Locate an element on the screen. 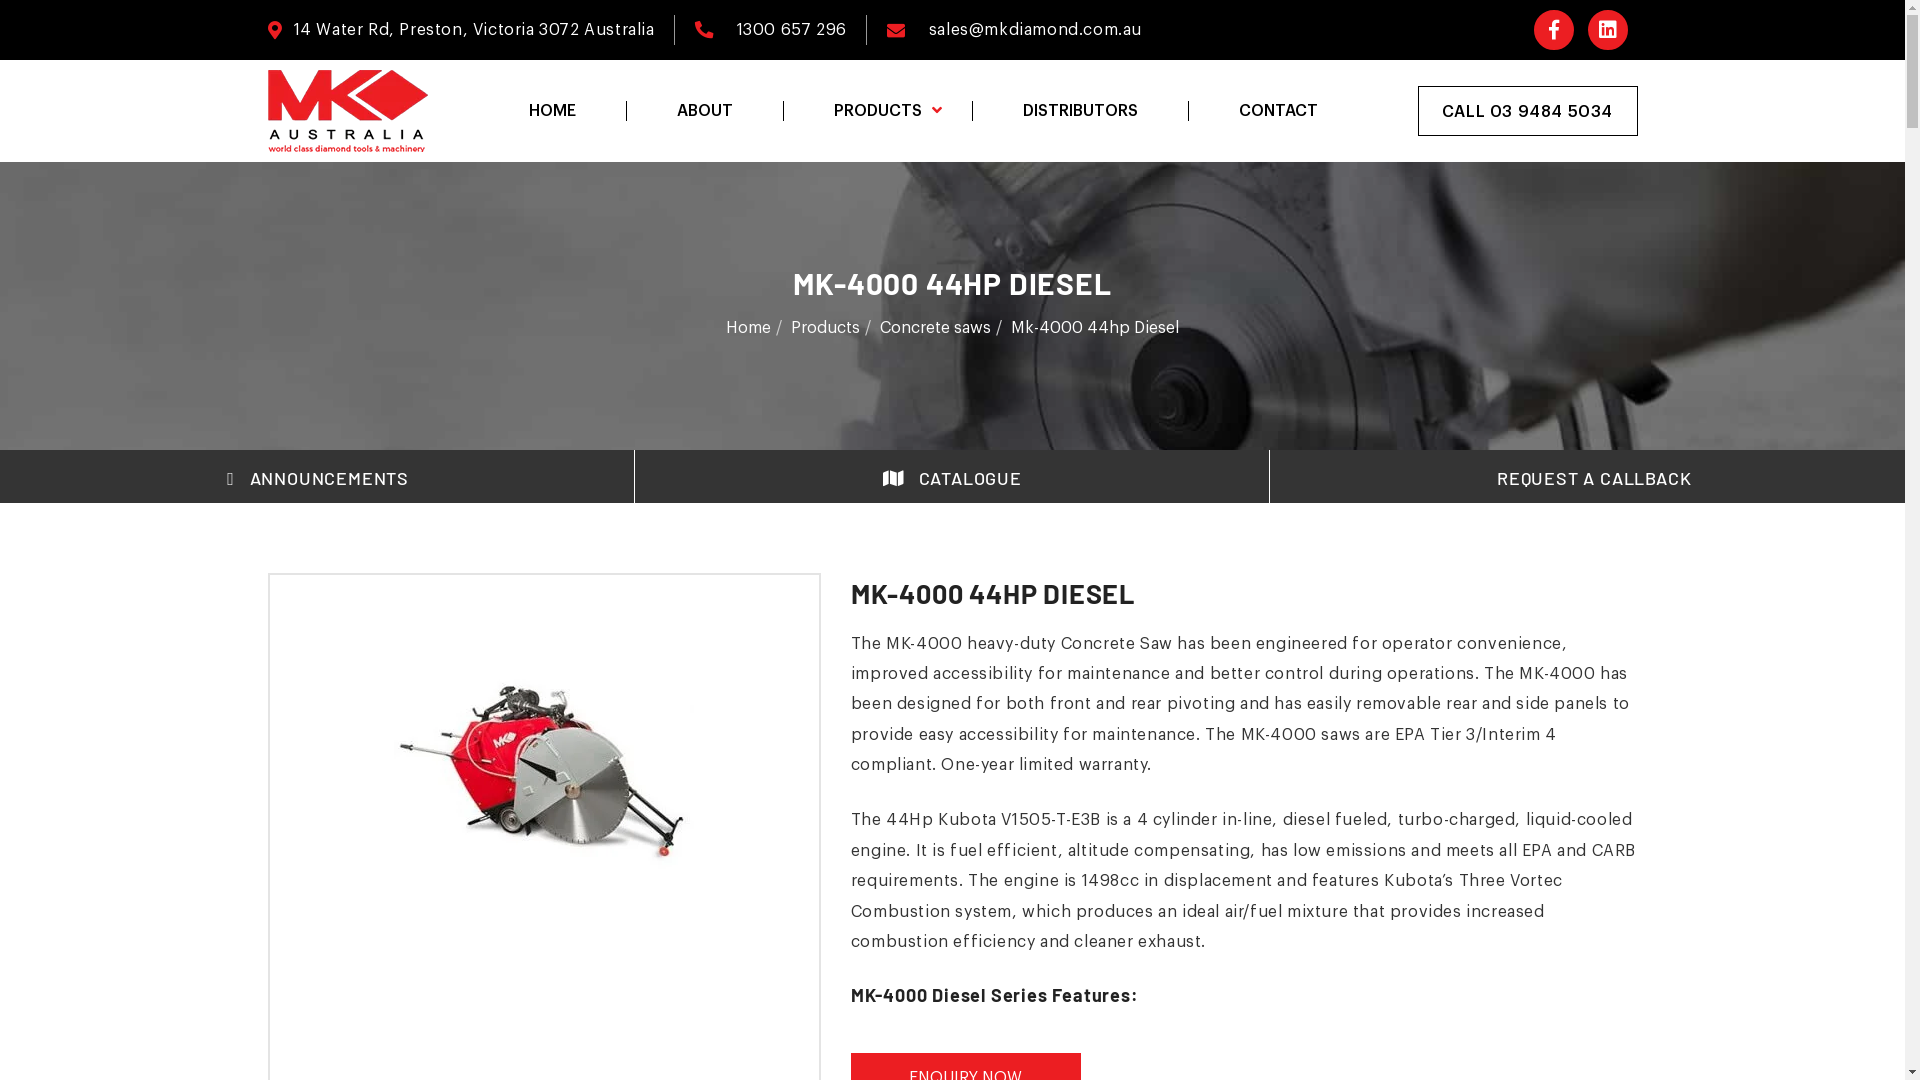 The image size is (1920, 1080). 'ABOUT' is located at coordinates (624, 111).